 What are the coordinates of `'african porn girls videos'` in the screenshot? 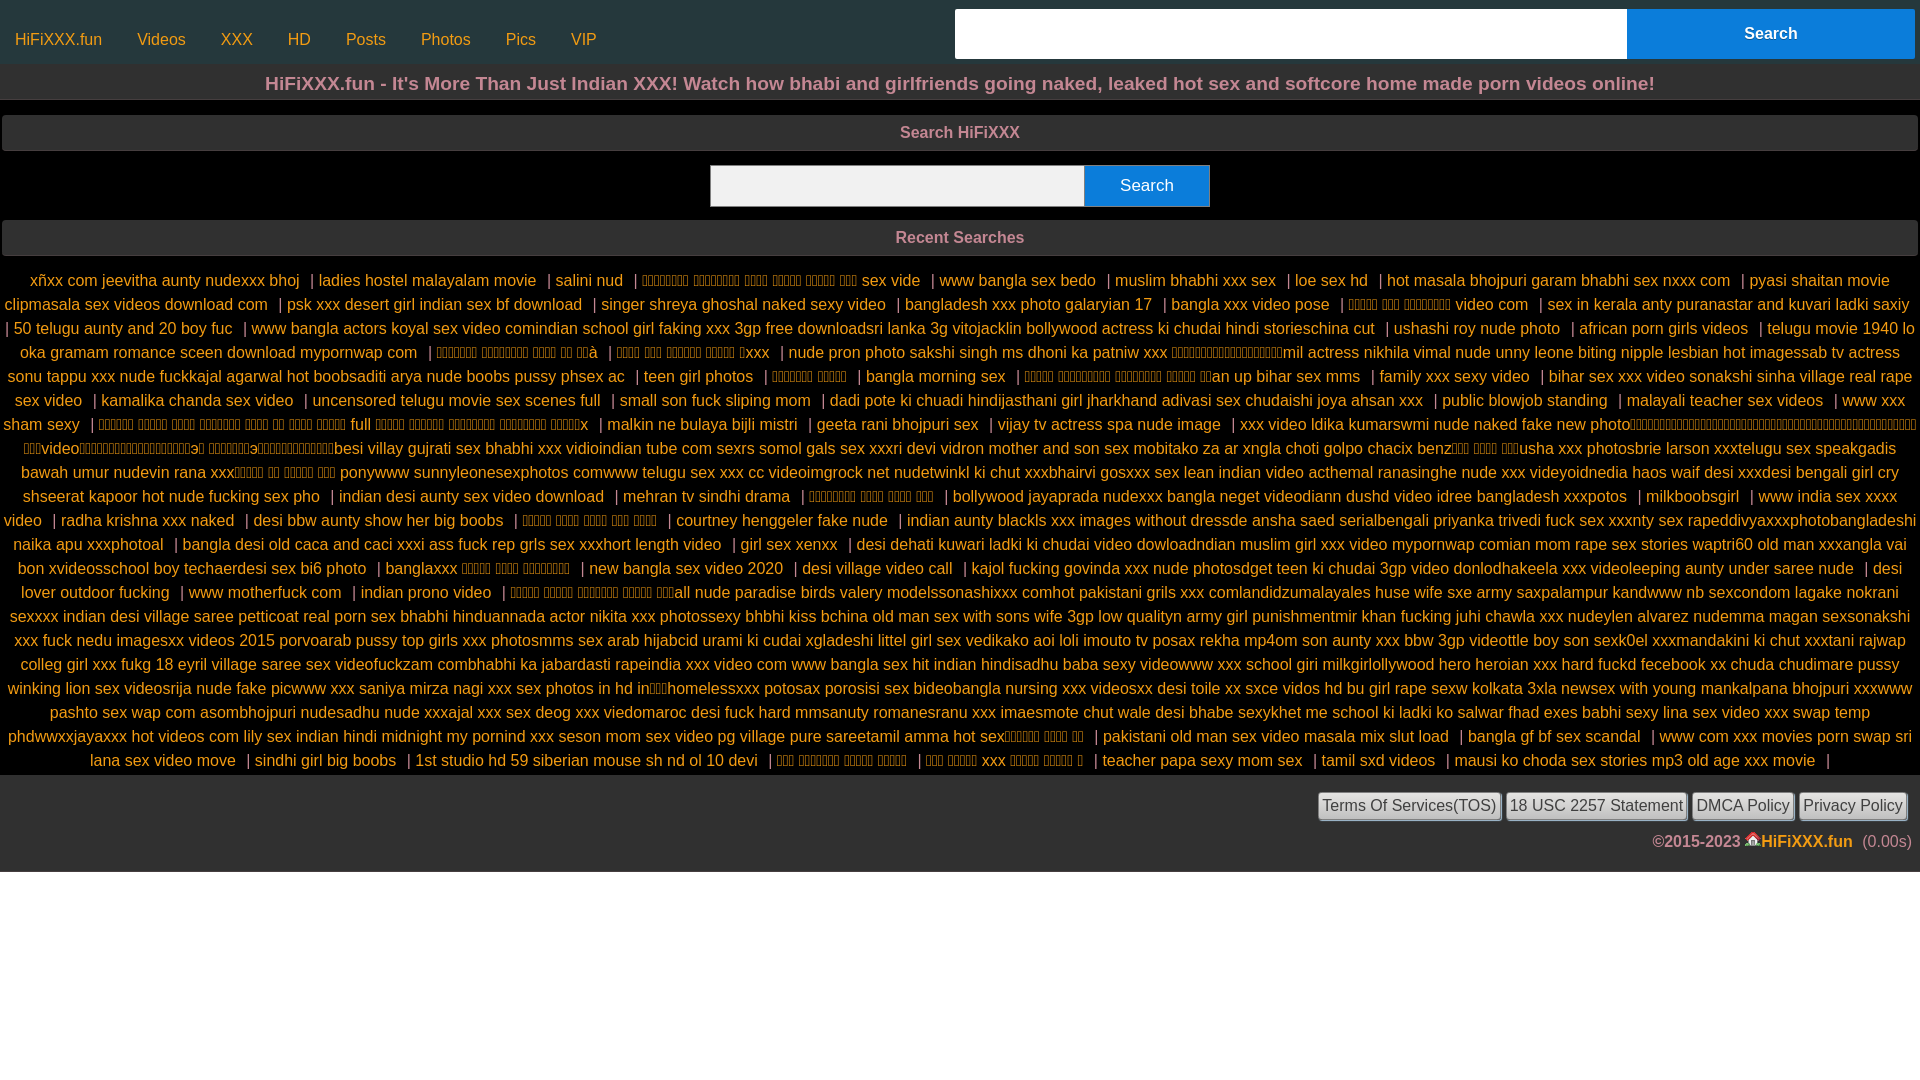 It's located at (1578, 327).